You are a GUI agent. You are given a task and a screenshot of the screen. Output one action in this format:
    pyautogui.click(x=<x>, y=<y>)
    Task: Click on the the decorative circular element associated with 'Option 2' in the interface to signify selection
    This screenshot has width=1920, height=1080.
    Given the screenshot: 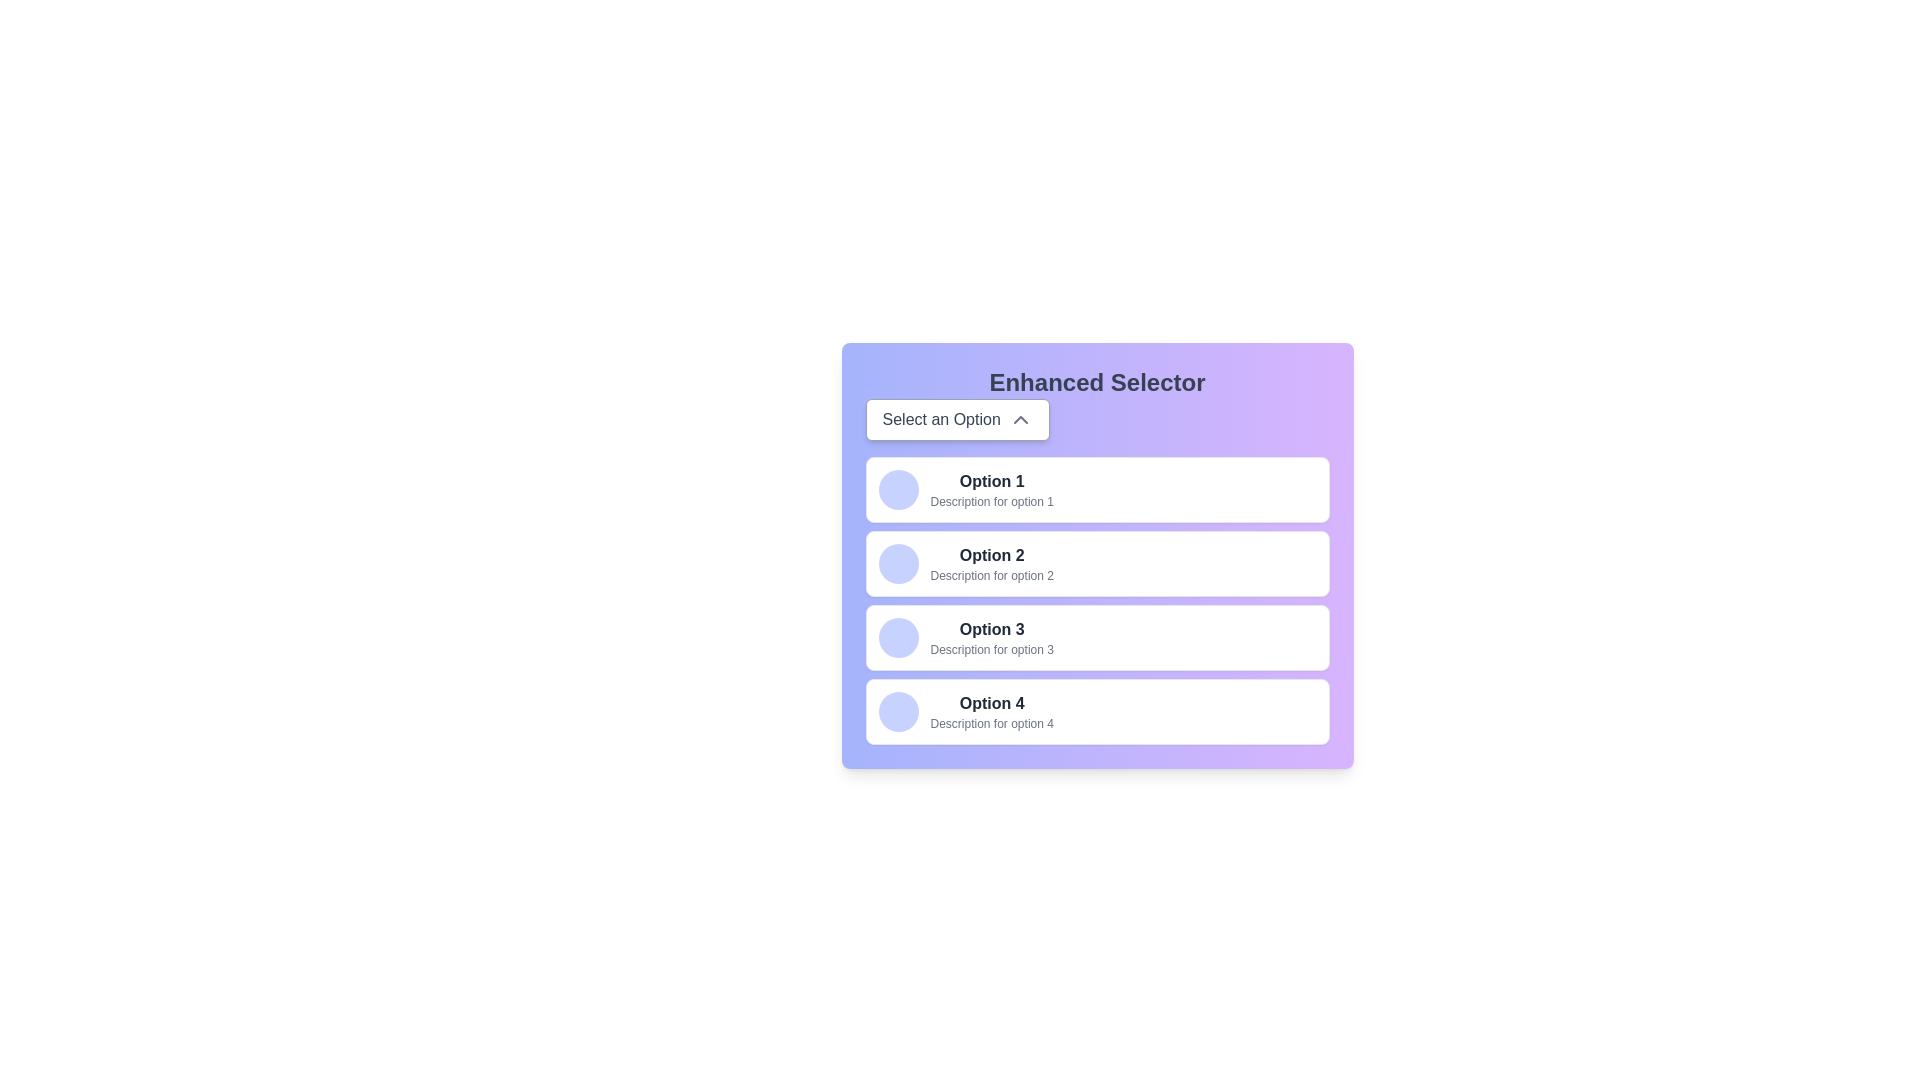 What is the action you would take?
    pyautogui.click(x=897, y=563)
    